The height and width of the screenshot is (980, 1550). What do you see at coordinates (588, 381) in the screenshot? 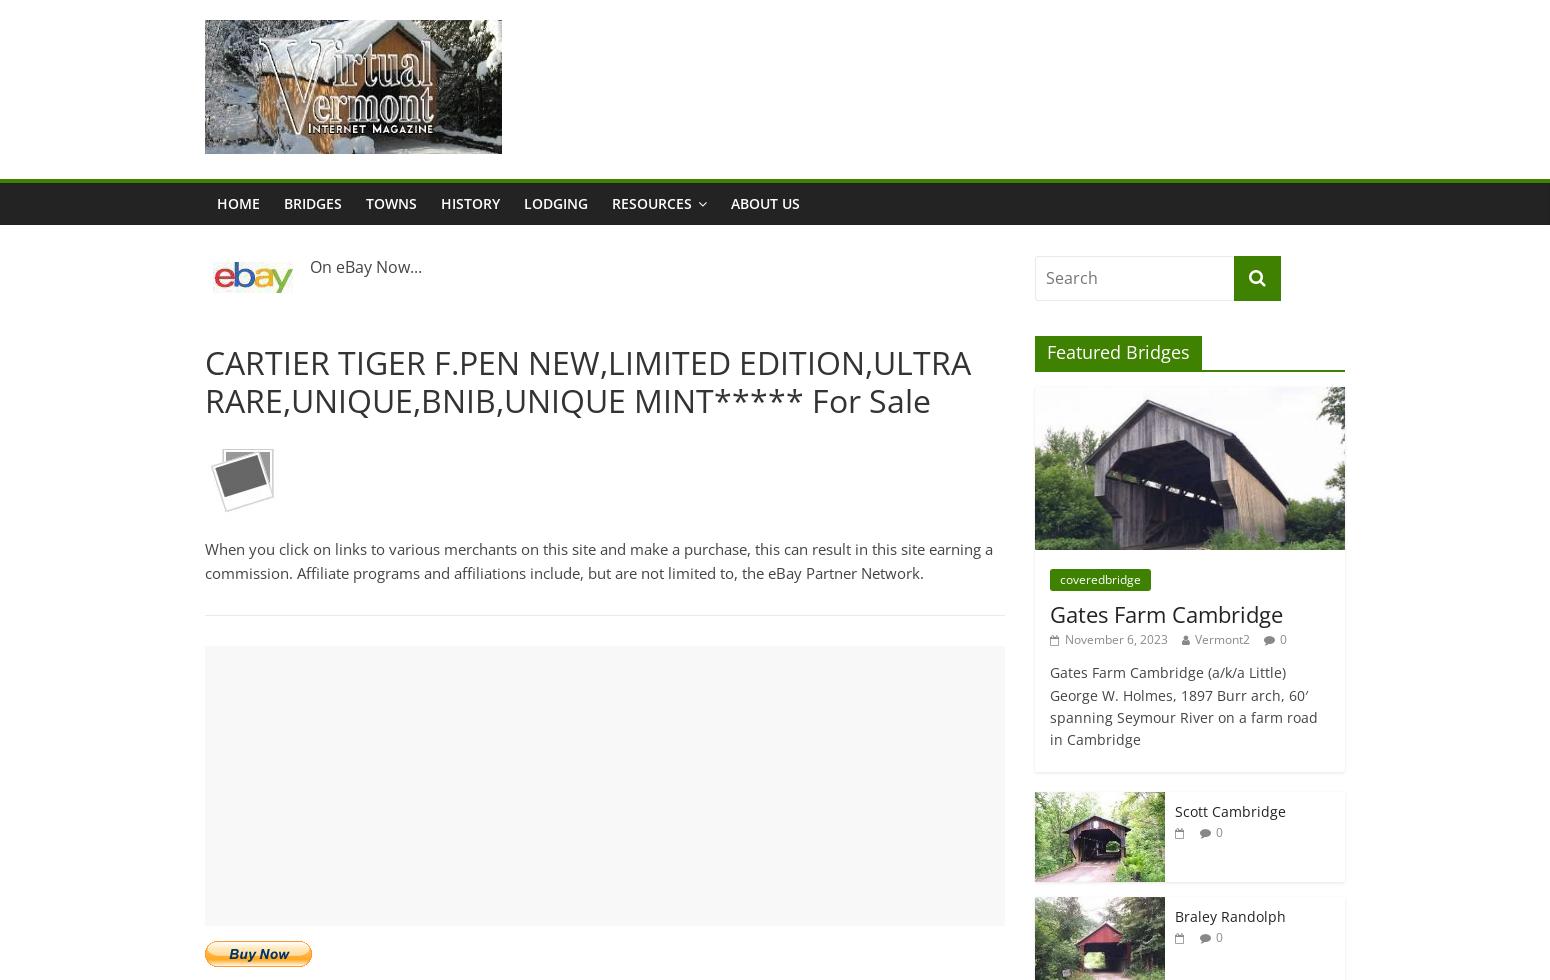
I see `'CARTIER TIGER F.PEN NEW,LIMITED EDITION,ULTRA RARE,UNIQUE,BNIB,UNIQUE MINT***** For Sale'` at bounding box center [588, 381].